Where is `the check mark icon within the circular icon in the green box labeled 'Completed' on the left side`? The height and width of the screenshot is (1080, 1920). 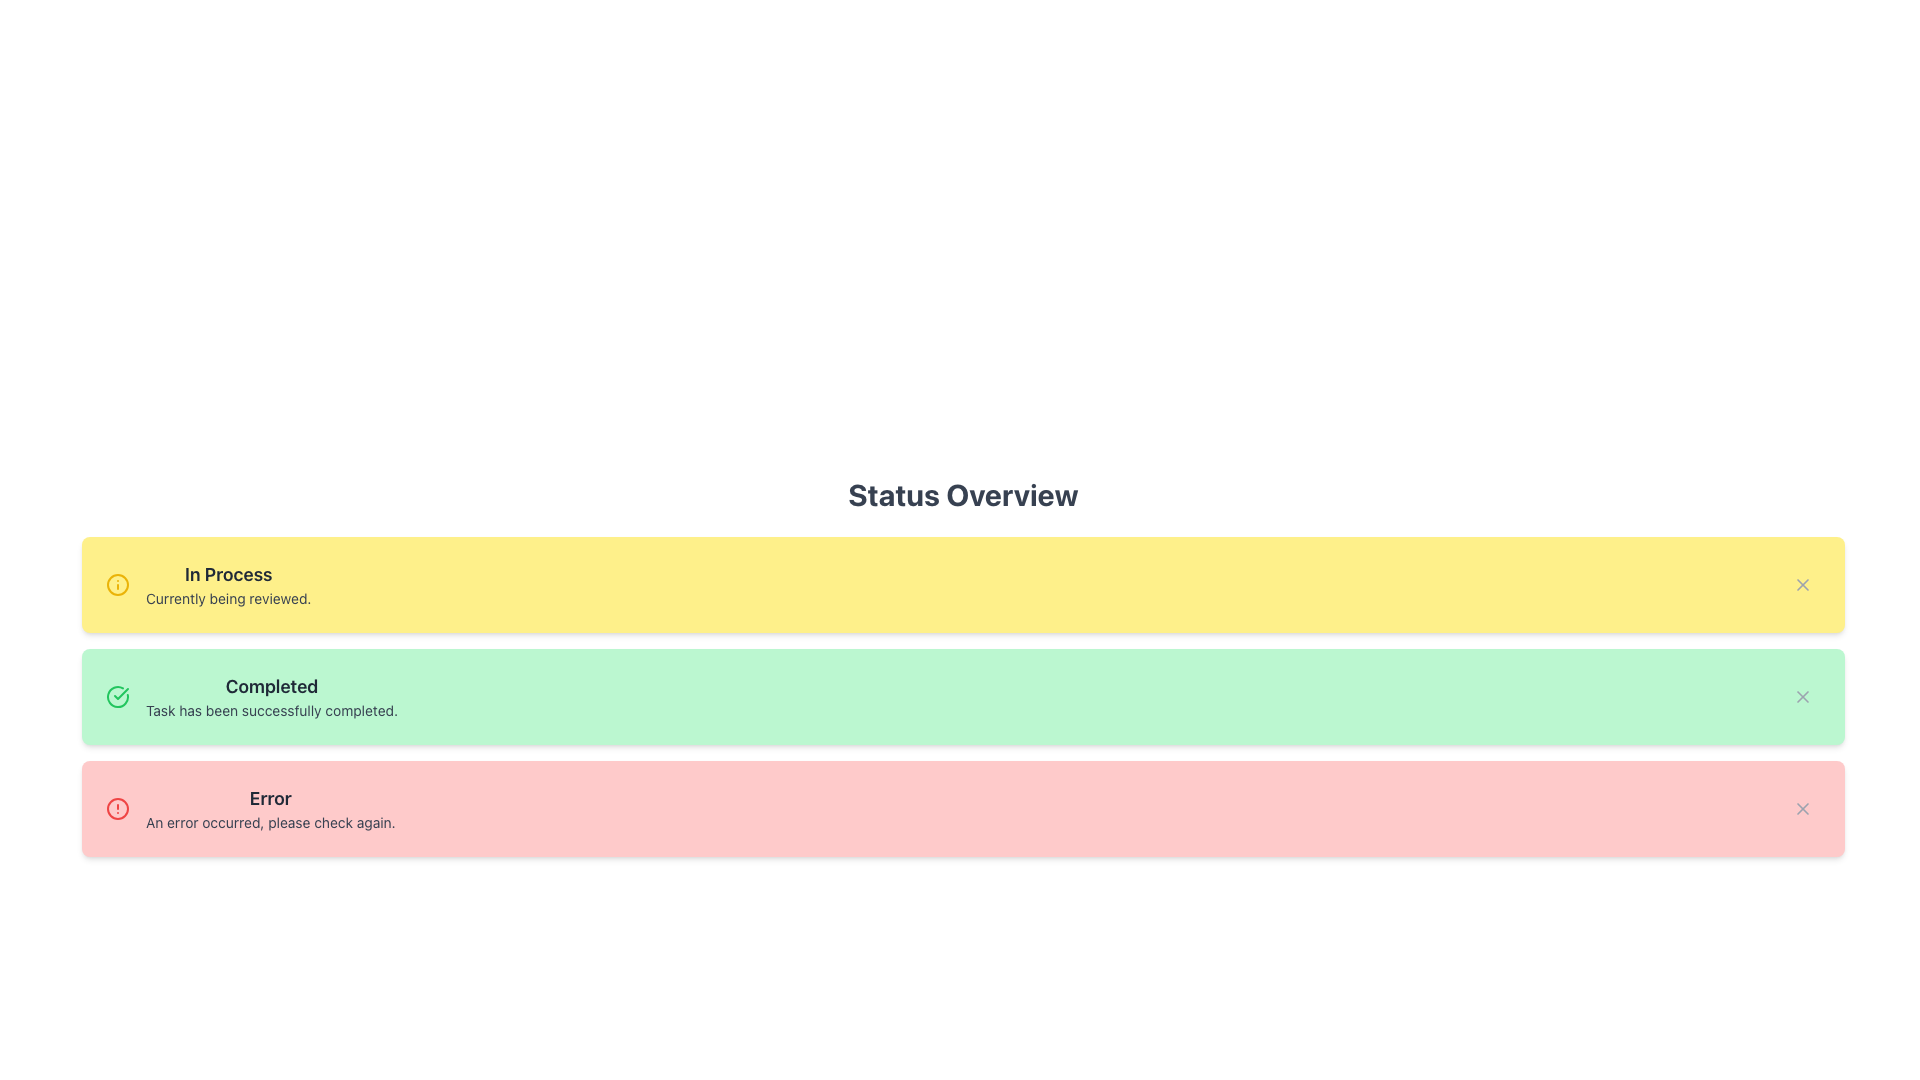 the check mark icon within the circular icon in the green box labeled 'Completed' on the left side is located at coordinates (120, 693).